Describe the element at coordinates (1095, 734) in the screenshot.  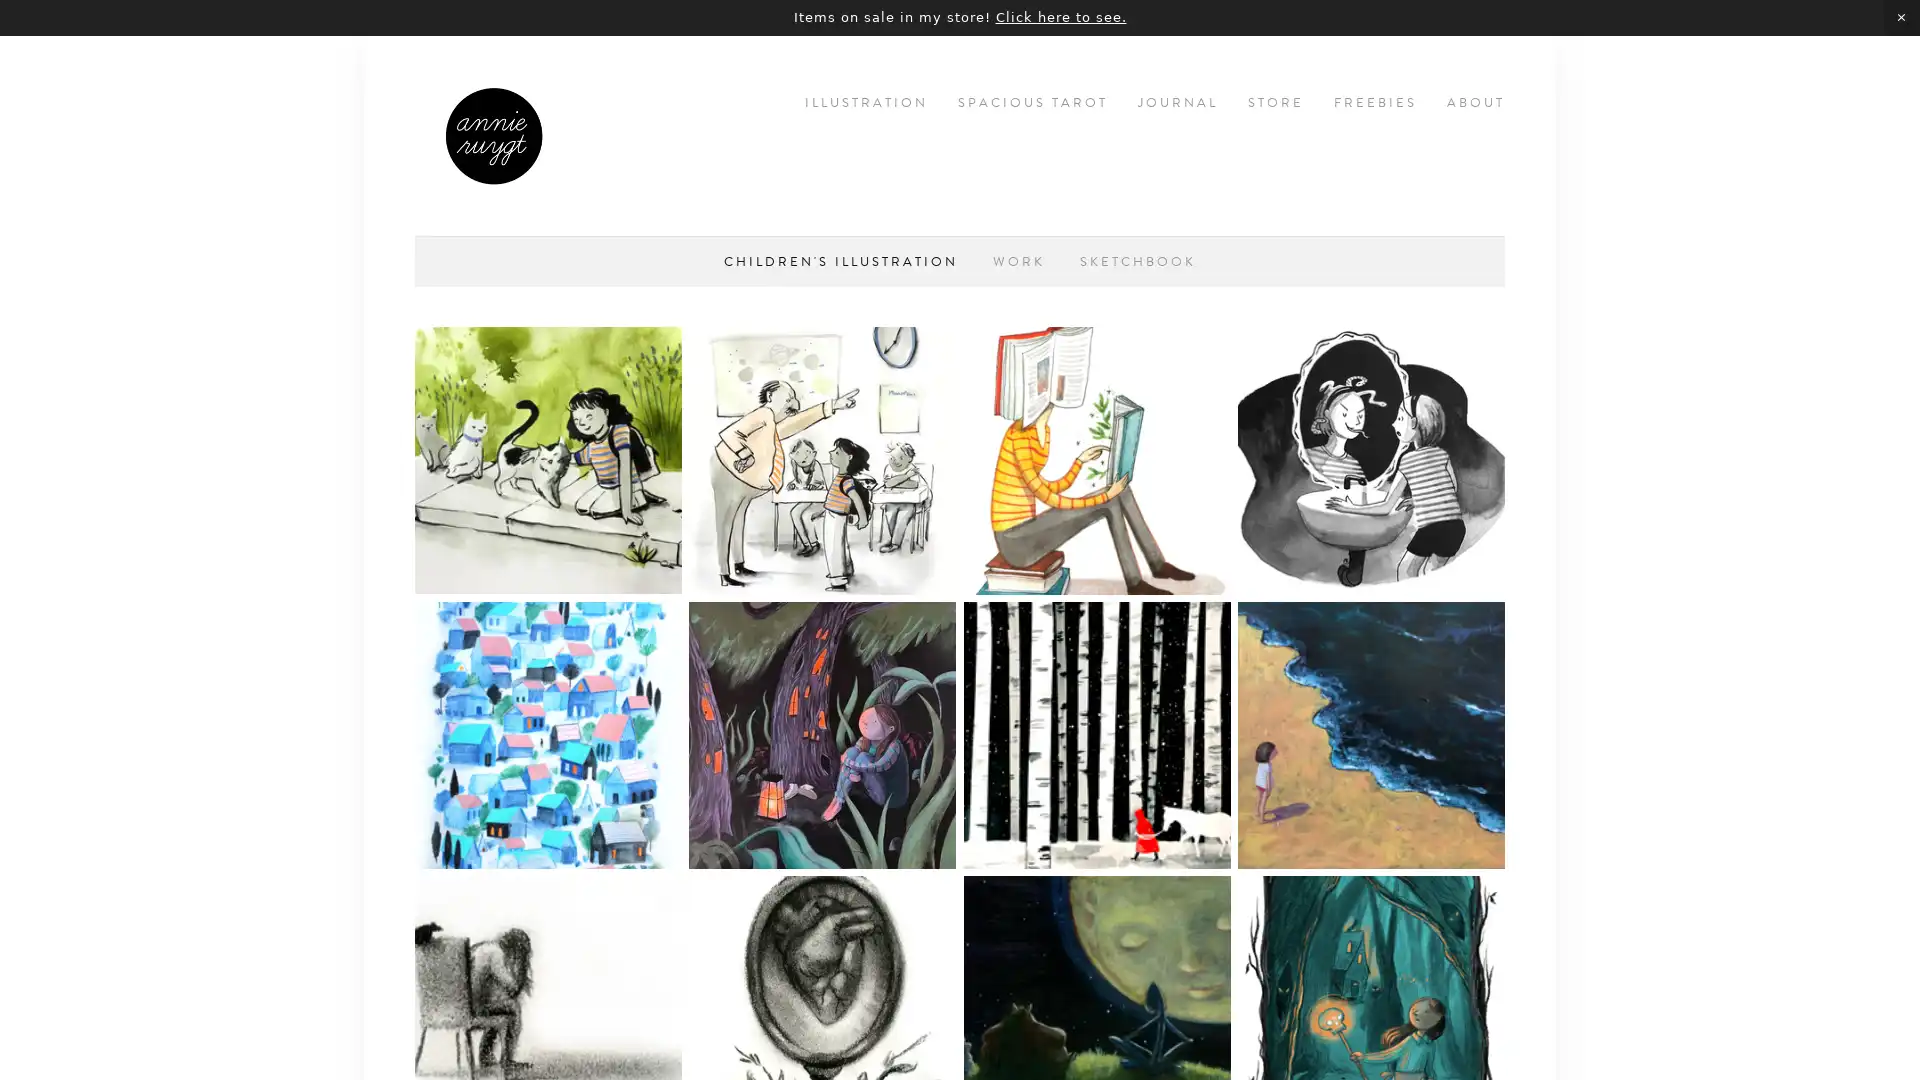
I see `View fullsize red-riding-hood.png` at that location.